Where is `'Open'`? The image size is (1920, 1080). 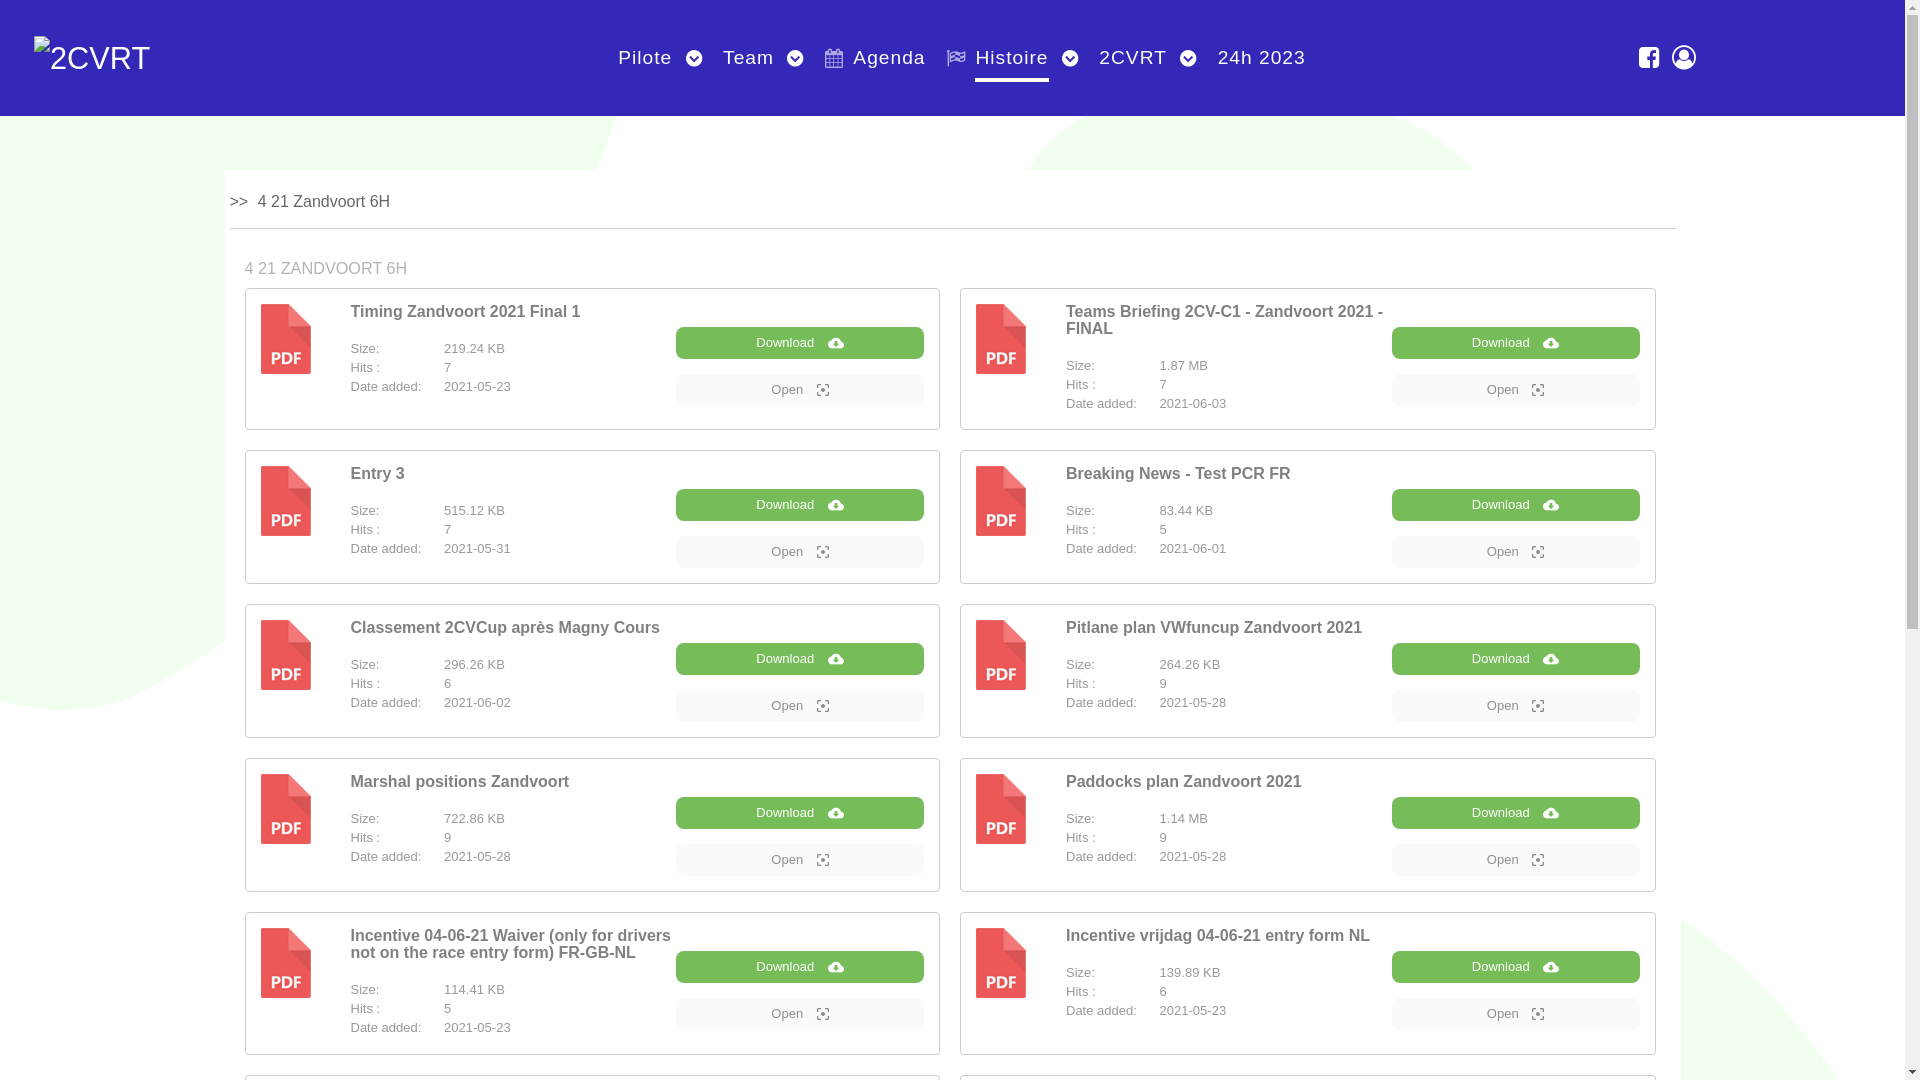
'Open' is located at coordinates (1516, 389).